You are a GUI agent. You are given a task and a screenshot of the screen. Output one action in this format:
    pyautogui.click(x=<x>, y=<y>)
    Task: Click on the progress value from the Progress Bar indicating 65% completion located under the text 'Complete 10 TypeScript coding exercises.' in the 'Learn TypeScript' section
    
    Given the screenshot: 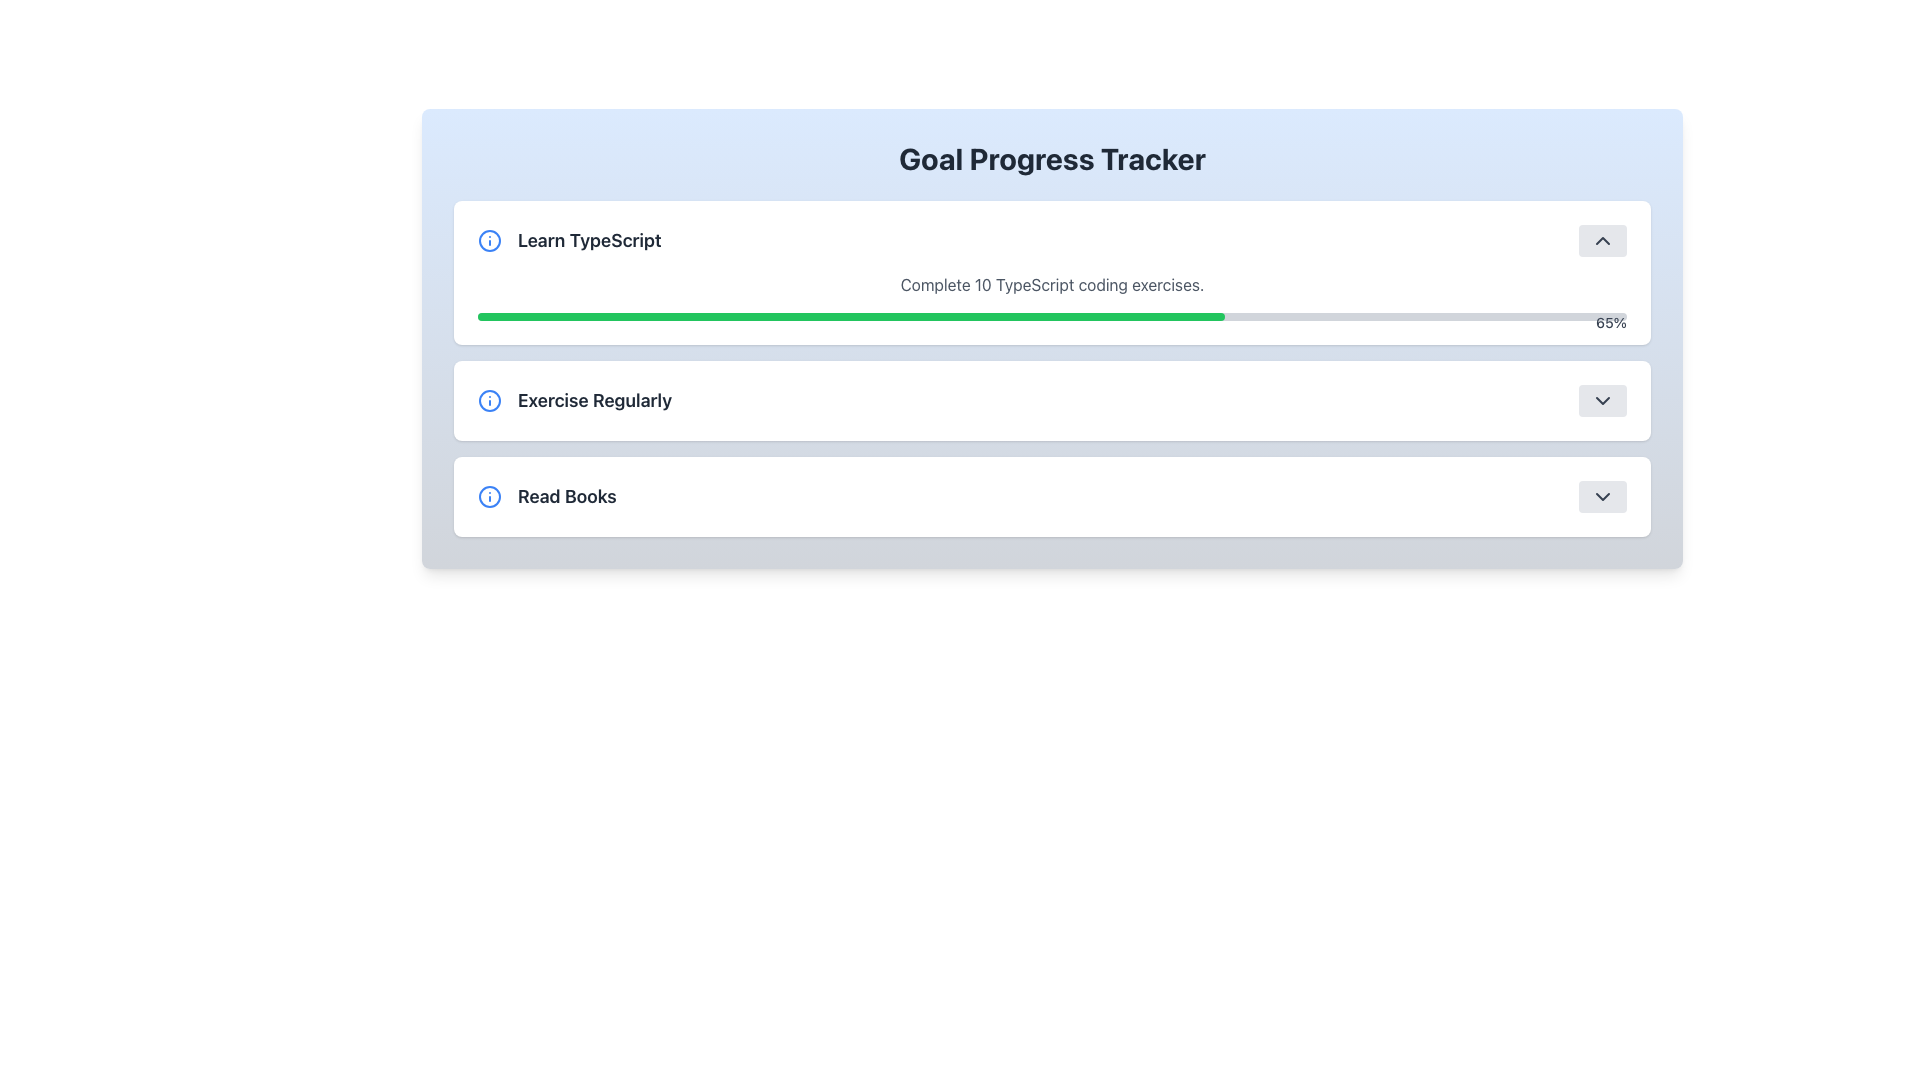 What is the action you would take?
    pyautogui.click(x=1051, y=315)
    